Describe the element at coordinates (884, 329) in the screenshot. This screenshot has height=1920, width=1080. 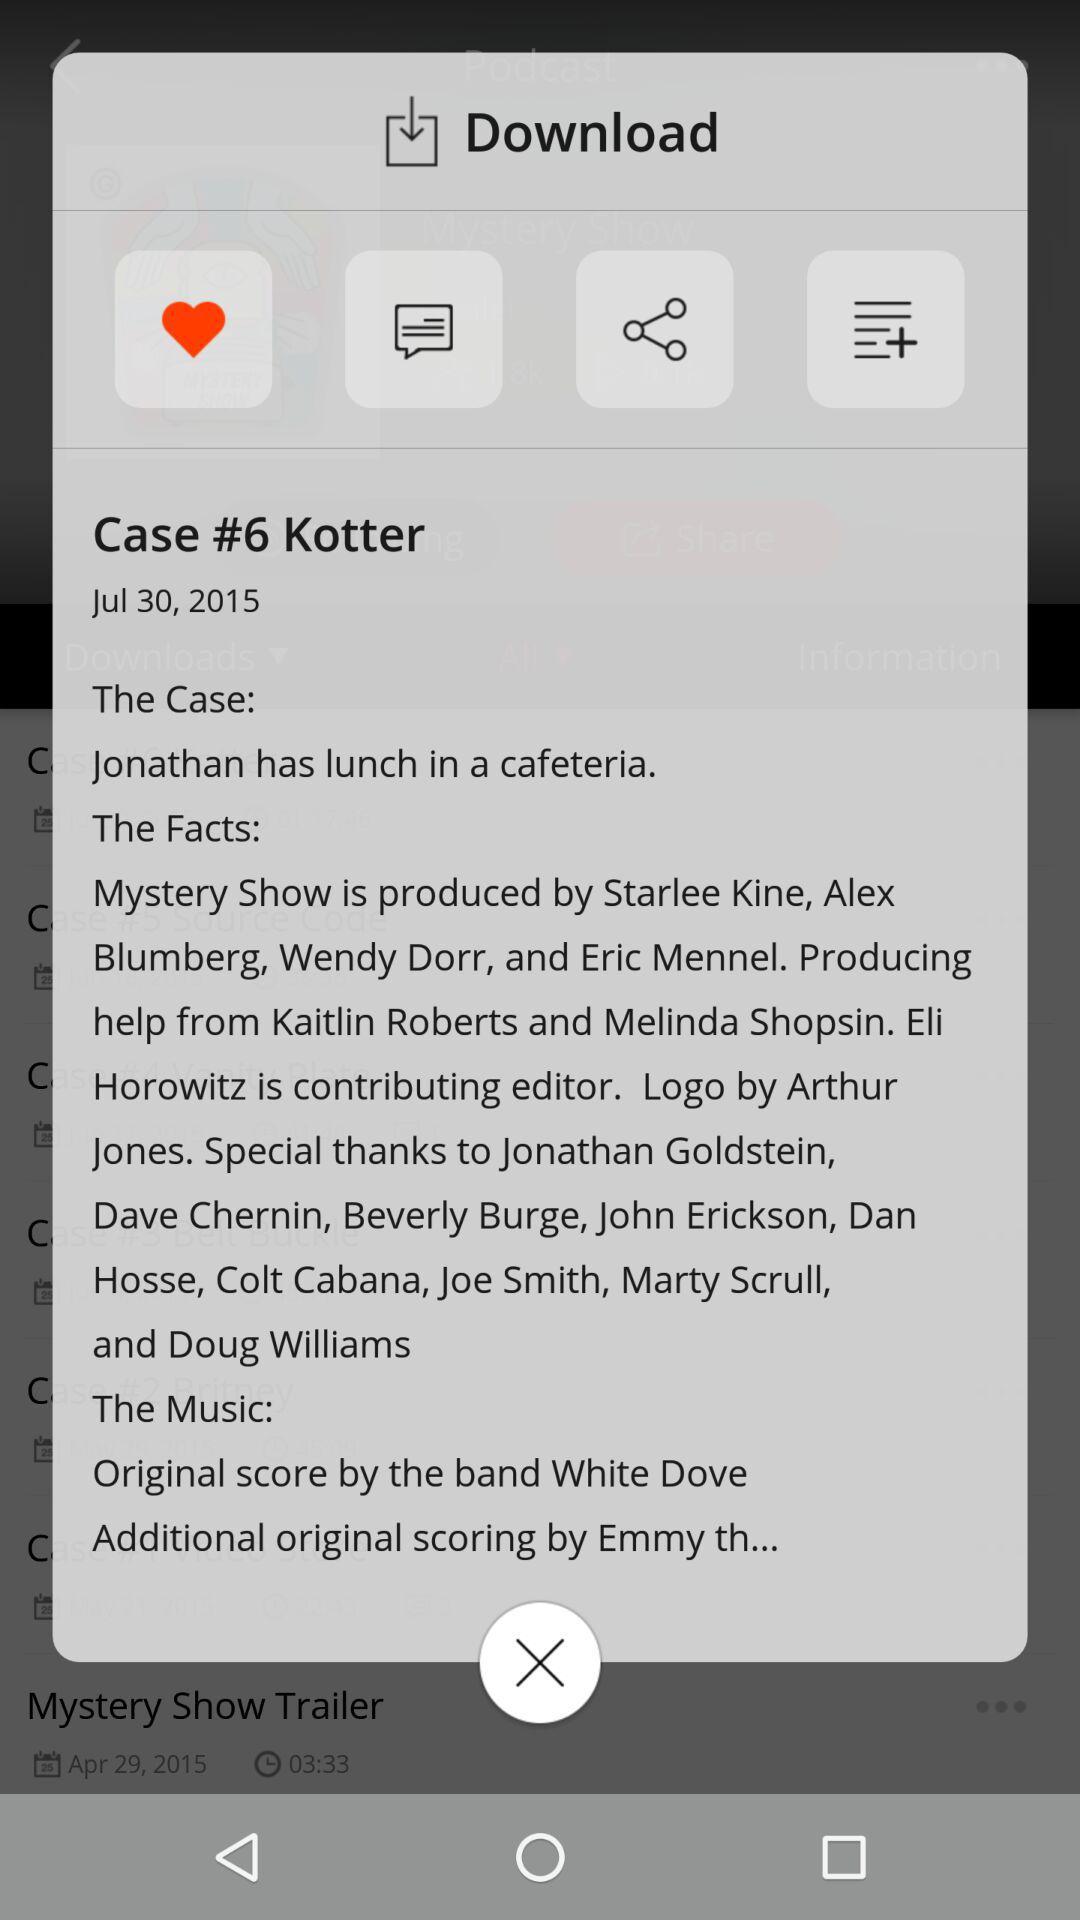
I see `item at the top right corner` at that location.